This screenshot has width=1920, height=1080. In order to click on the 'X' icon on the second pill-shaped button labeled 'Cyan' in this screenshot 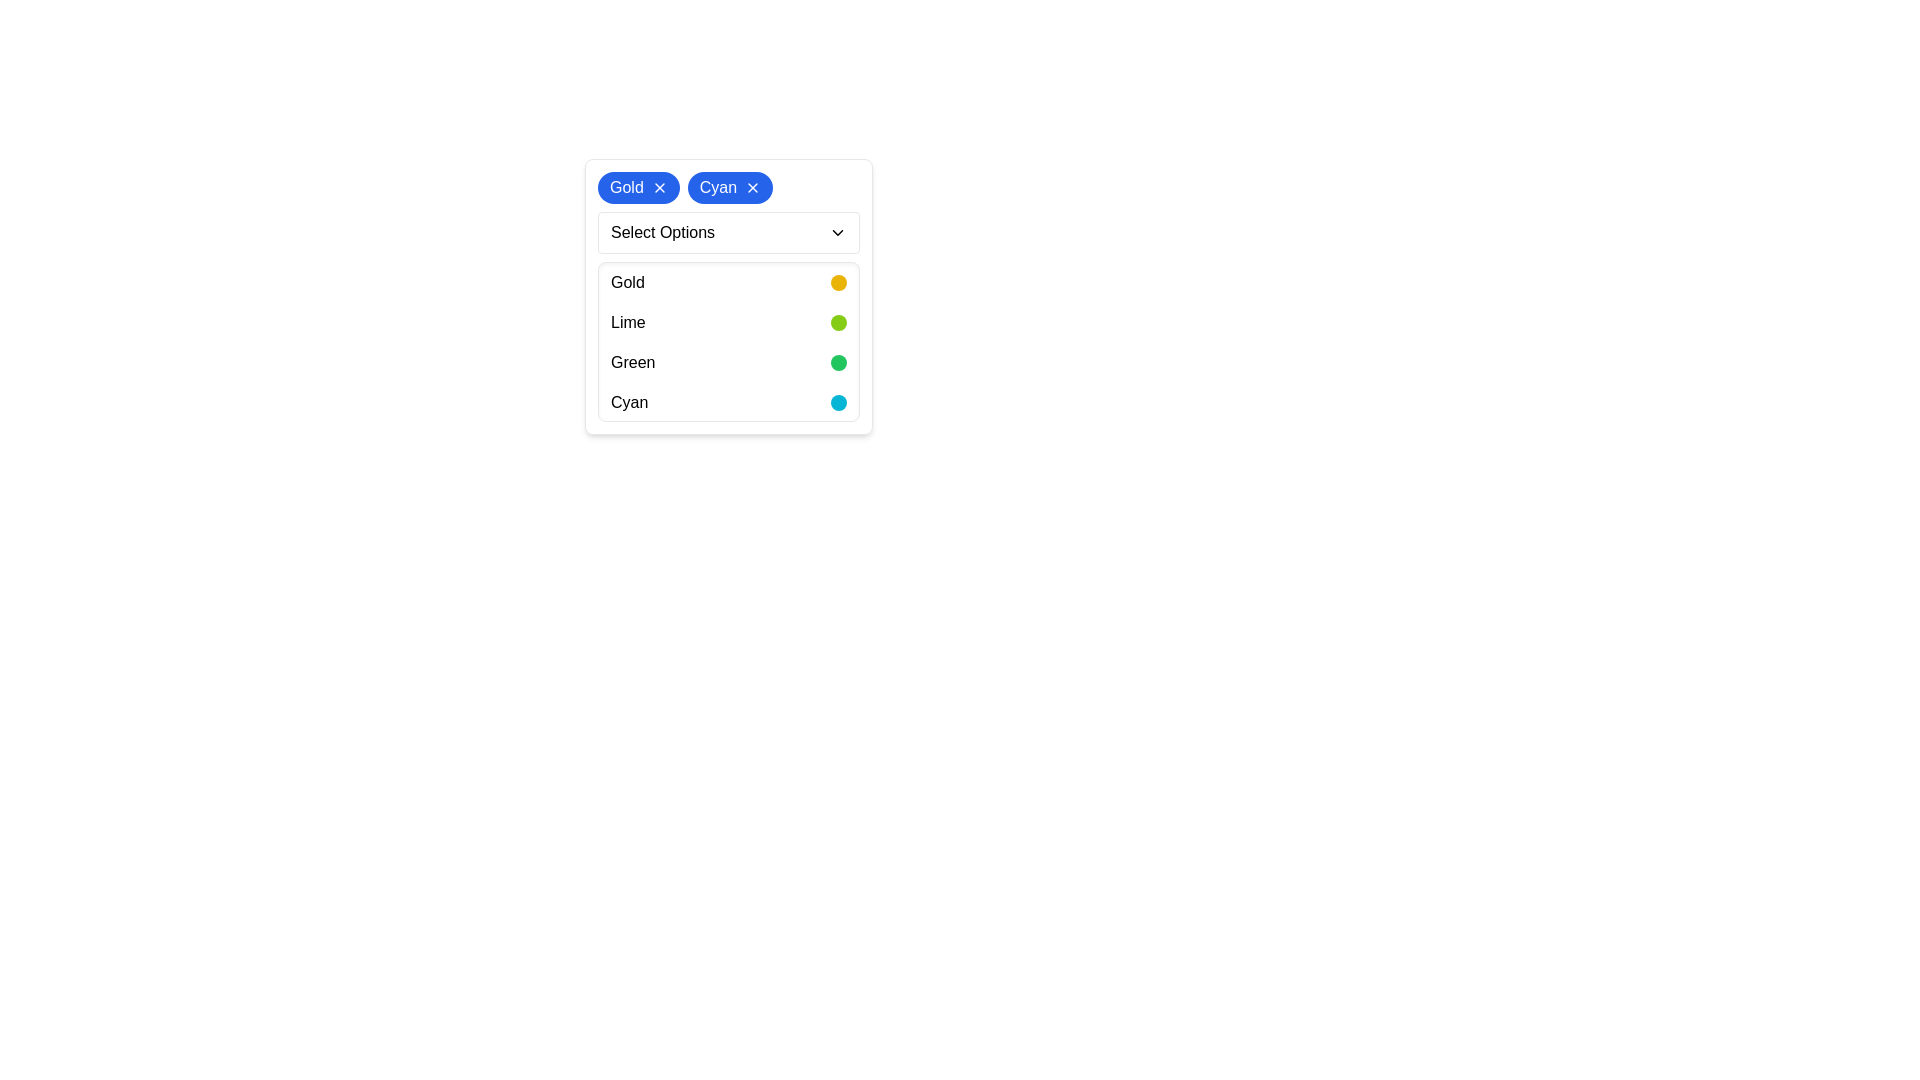, I will do `click(729, 188)`.